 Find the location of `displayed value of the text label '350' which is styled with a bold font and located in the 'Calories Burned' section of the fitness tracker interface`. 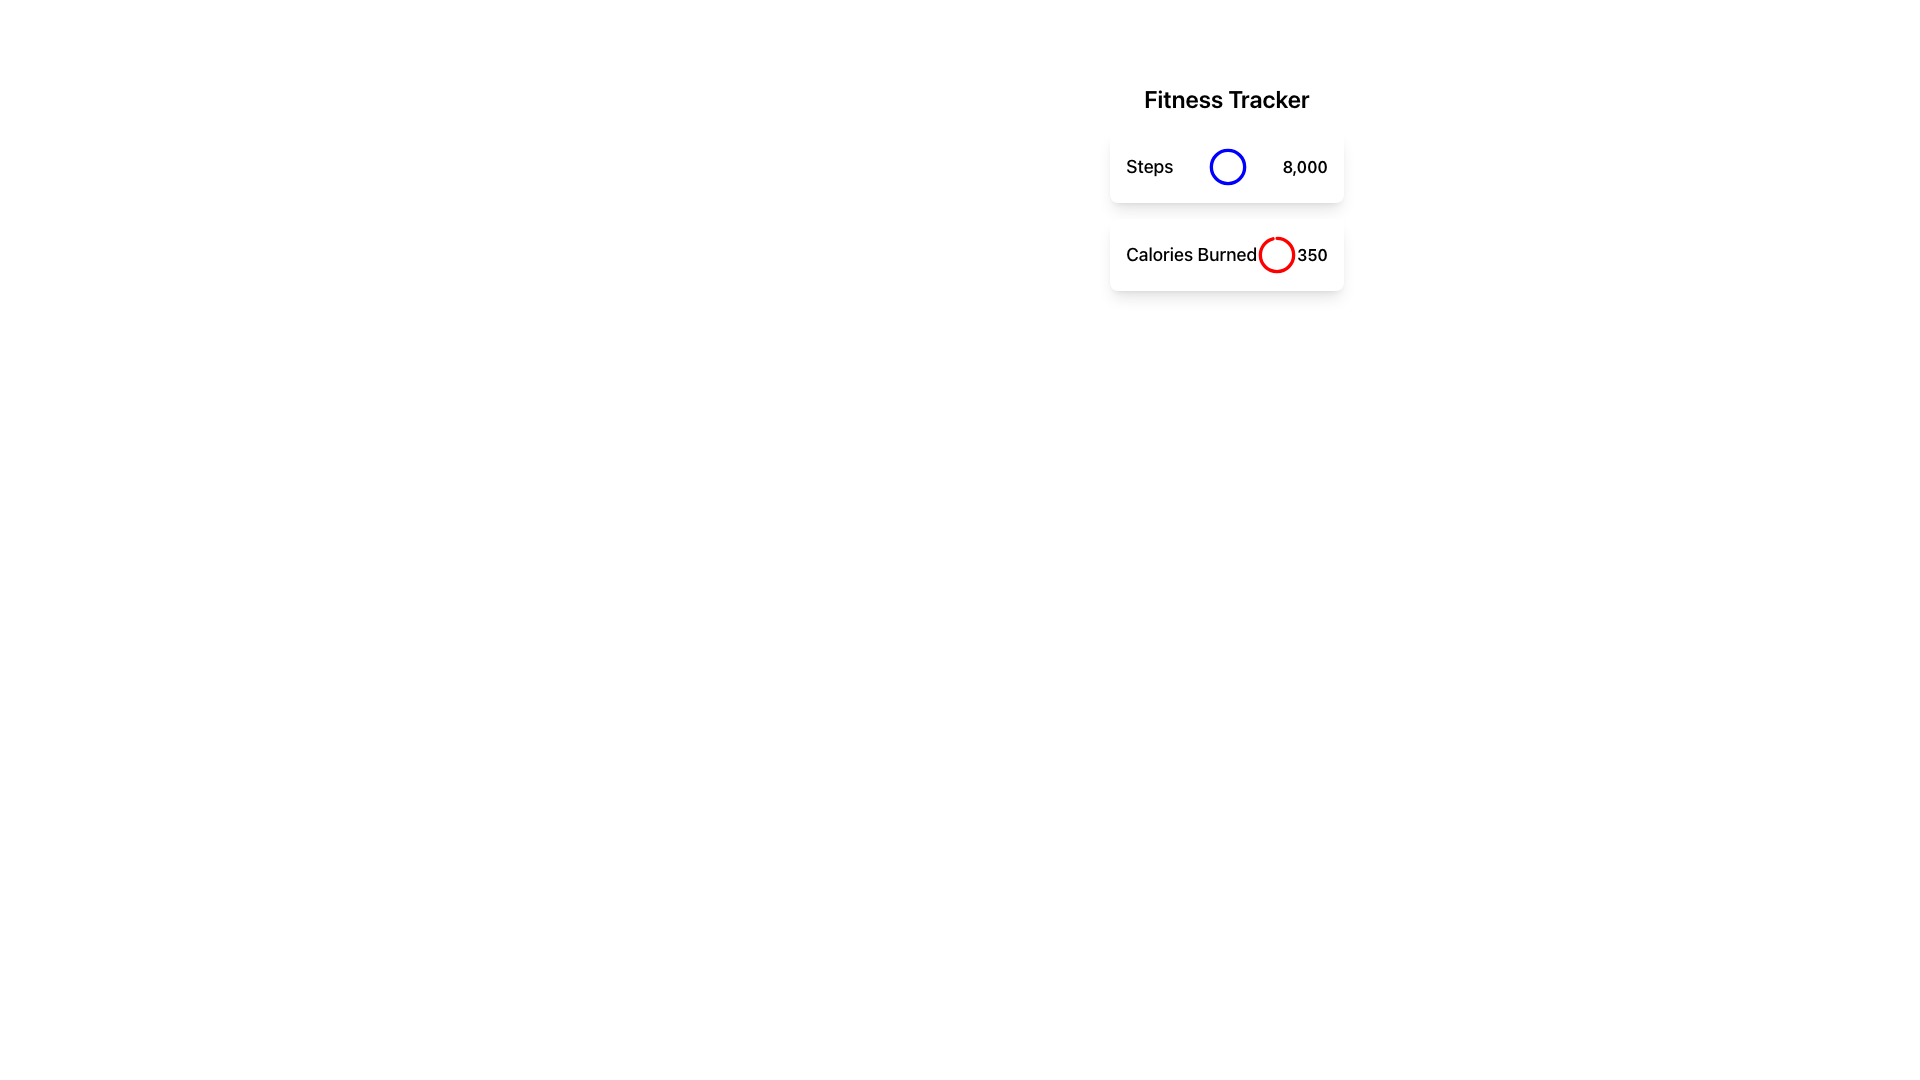

displayed value of the text label '350' which is styled with a bold font and located in the 'Calories Burned' section of the fitness tracker interface is located at coordinates (1312, 253).